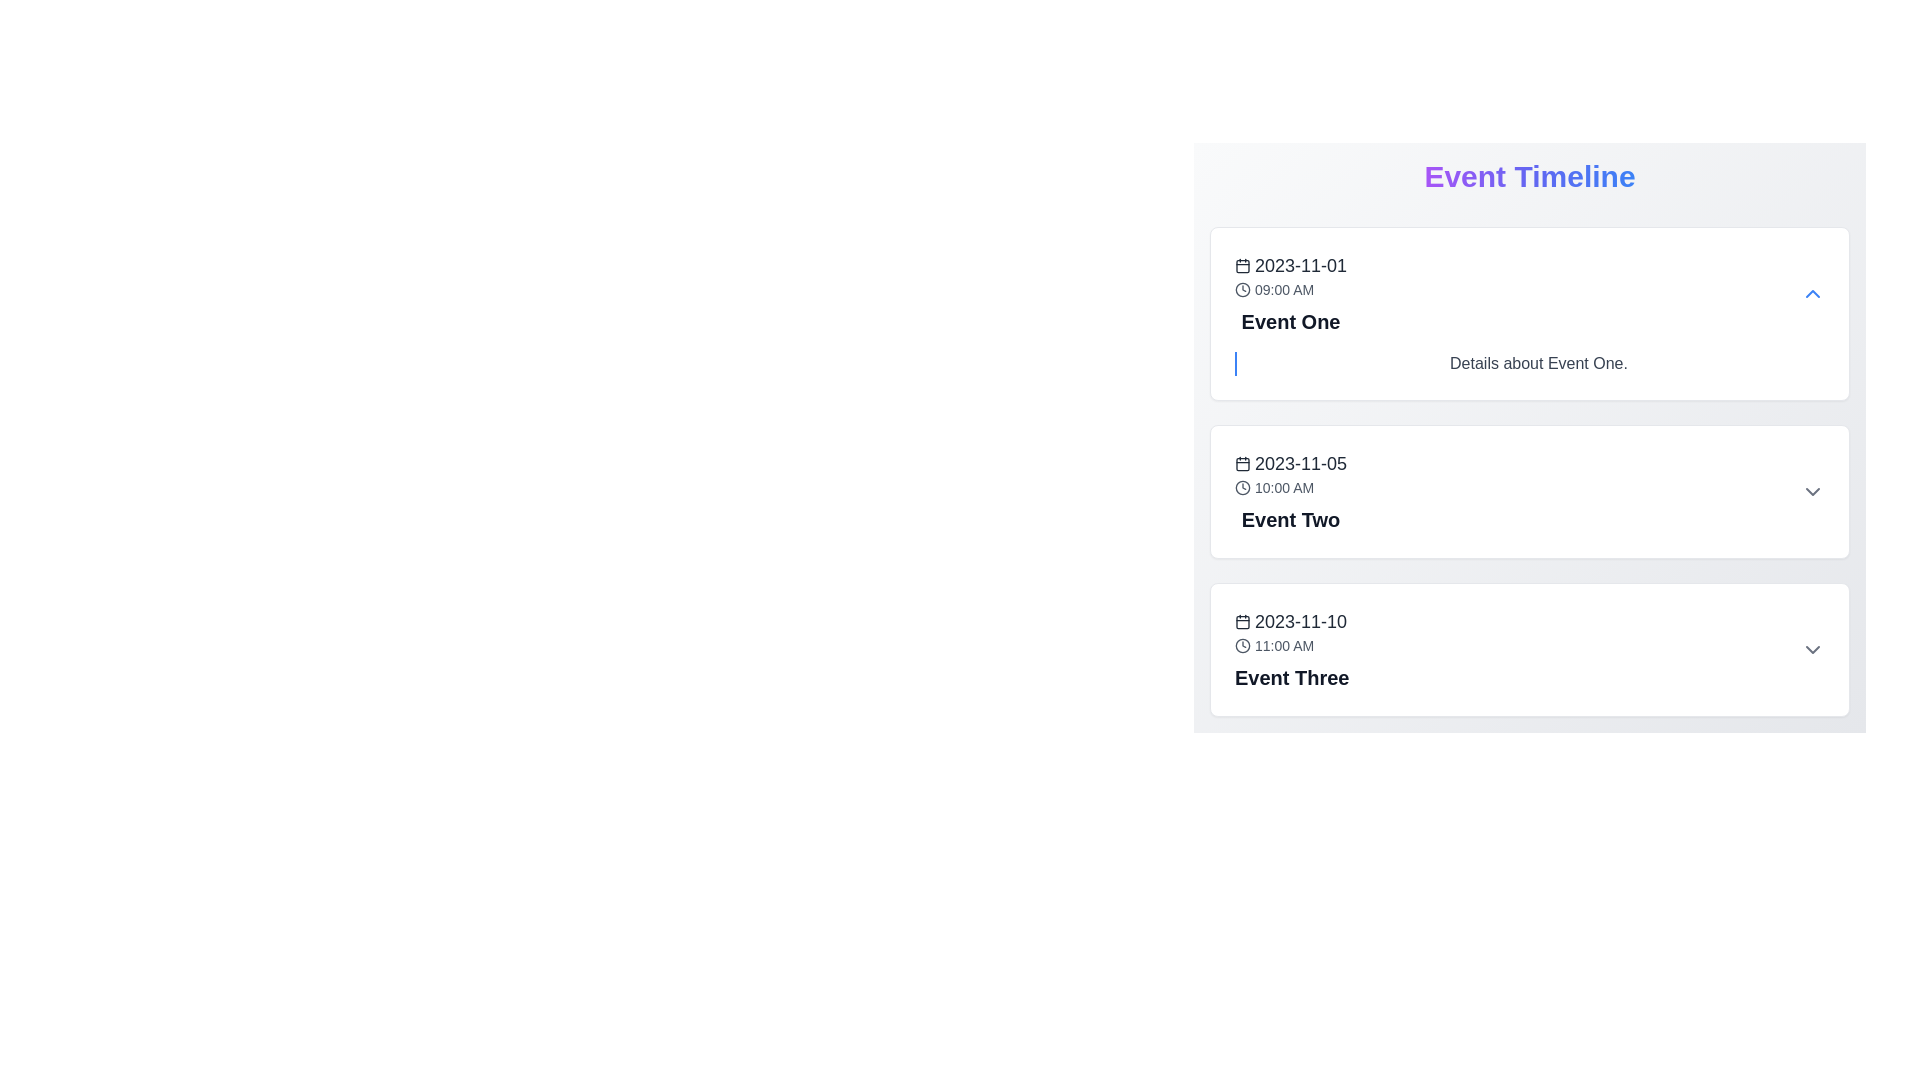 Image resolution: width=1920 pixels, height=1080 pixels. What do you see at coordinates (1242, 620) in the screenshot?
I see `the appearance of the calendar SVG icon located to the left of the date text '2023-11-10' within the event entry list` at bounding box center [1242, 620].